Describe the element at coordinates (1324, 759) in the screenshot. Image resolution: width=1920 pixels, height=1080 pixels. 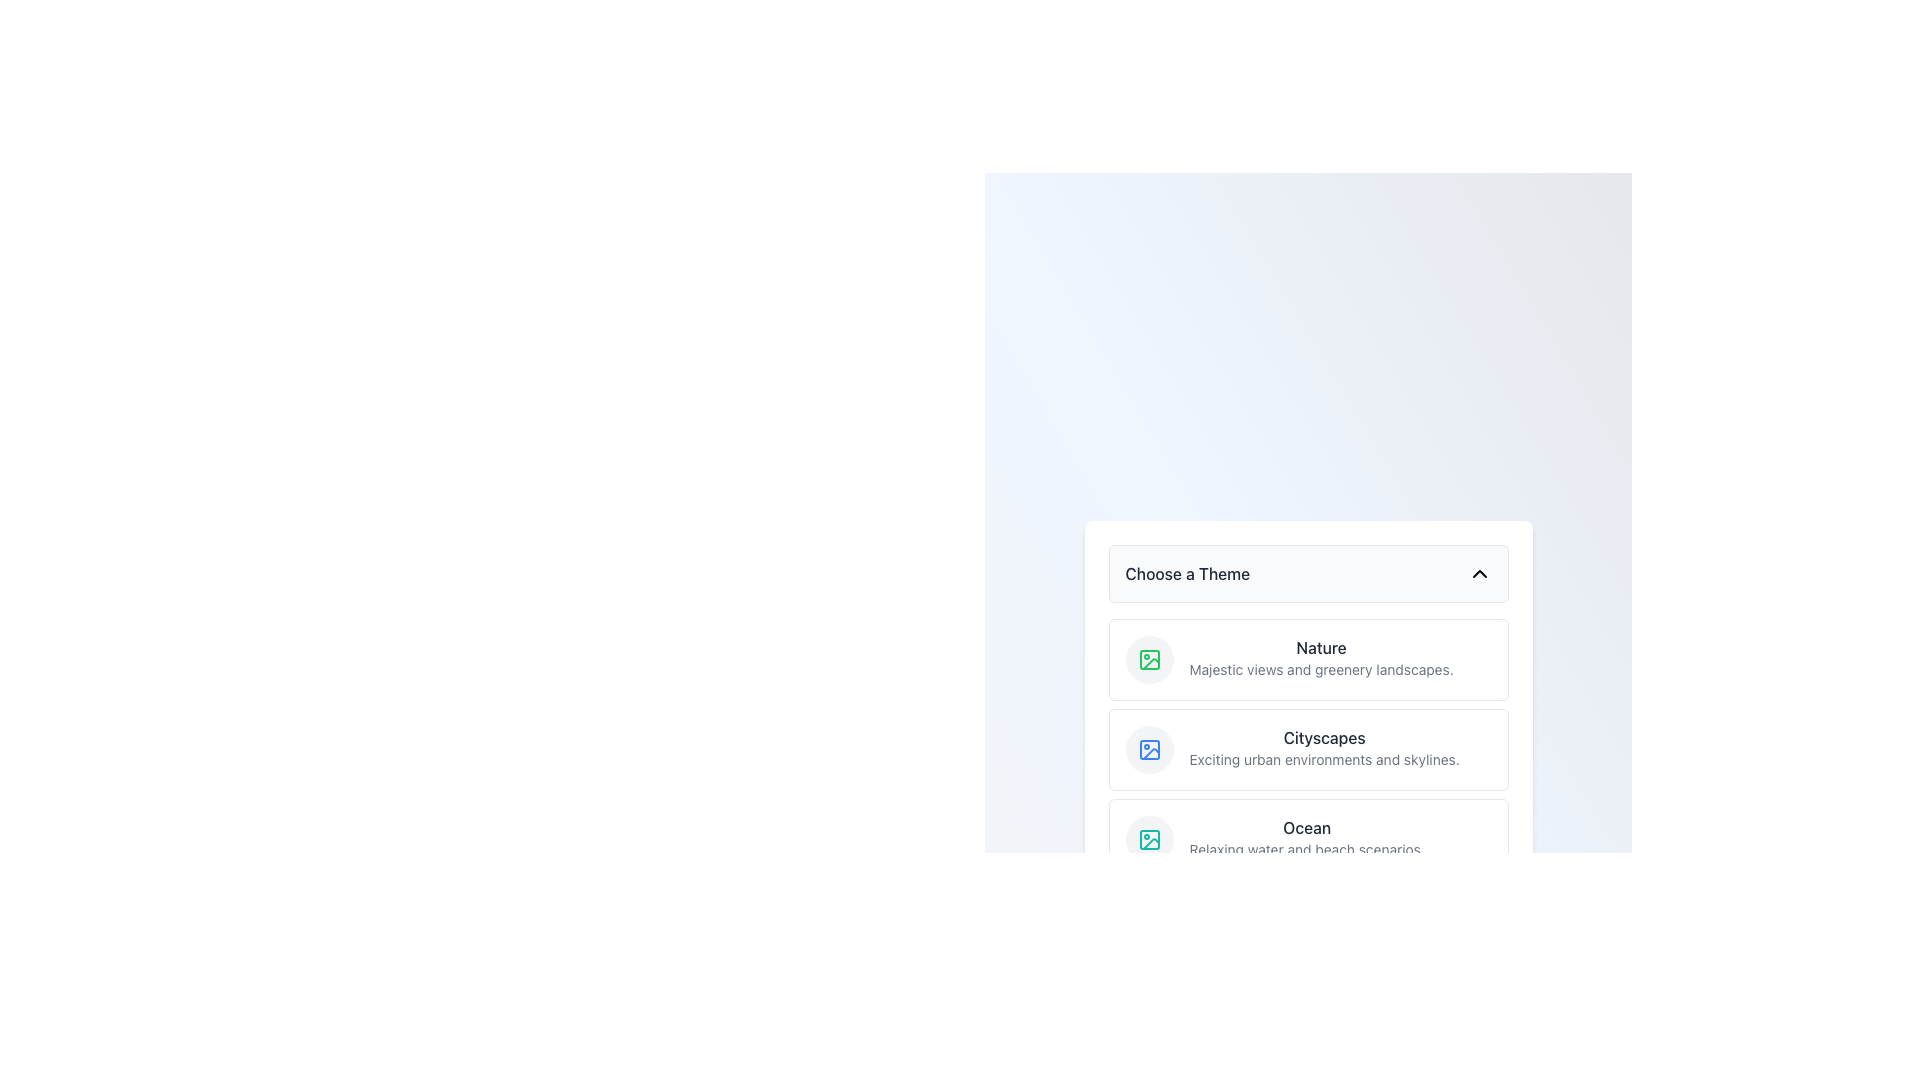
I see `descriptive subtitle text label located below the 'Cityscapes' title in the theme options` at that location.